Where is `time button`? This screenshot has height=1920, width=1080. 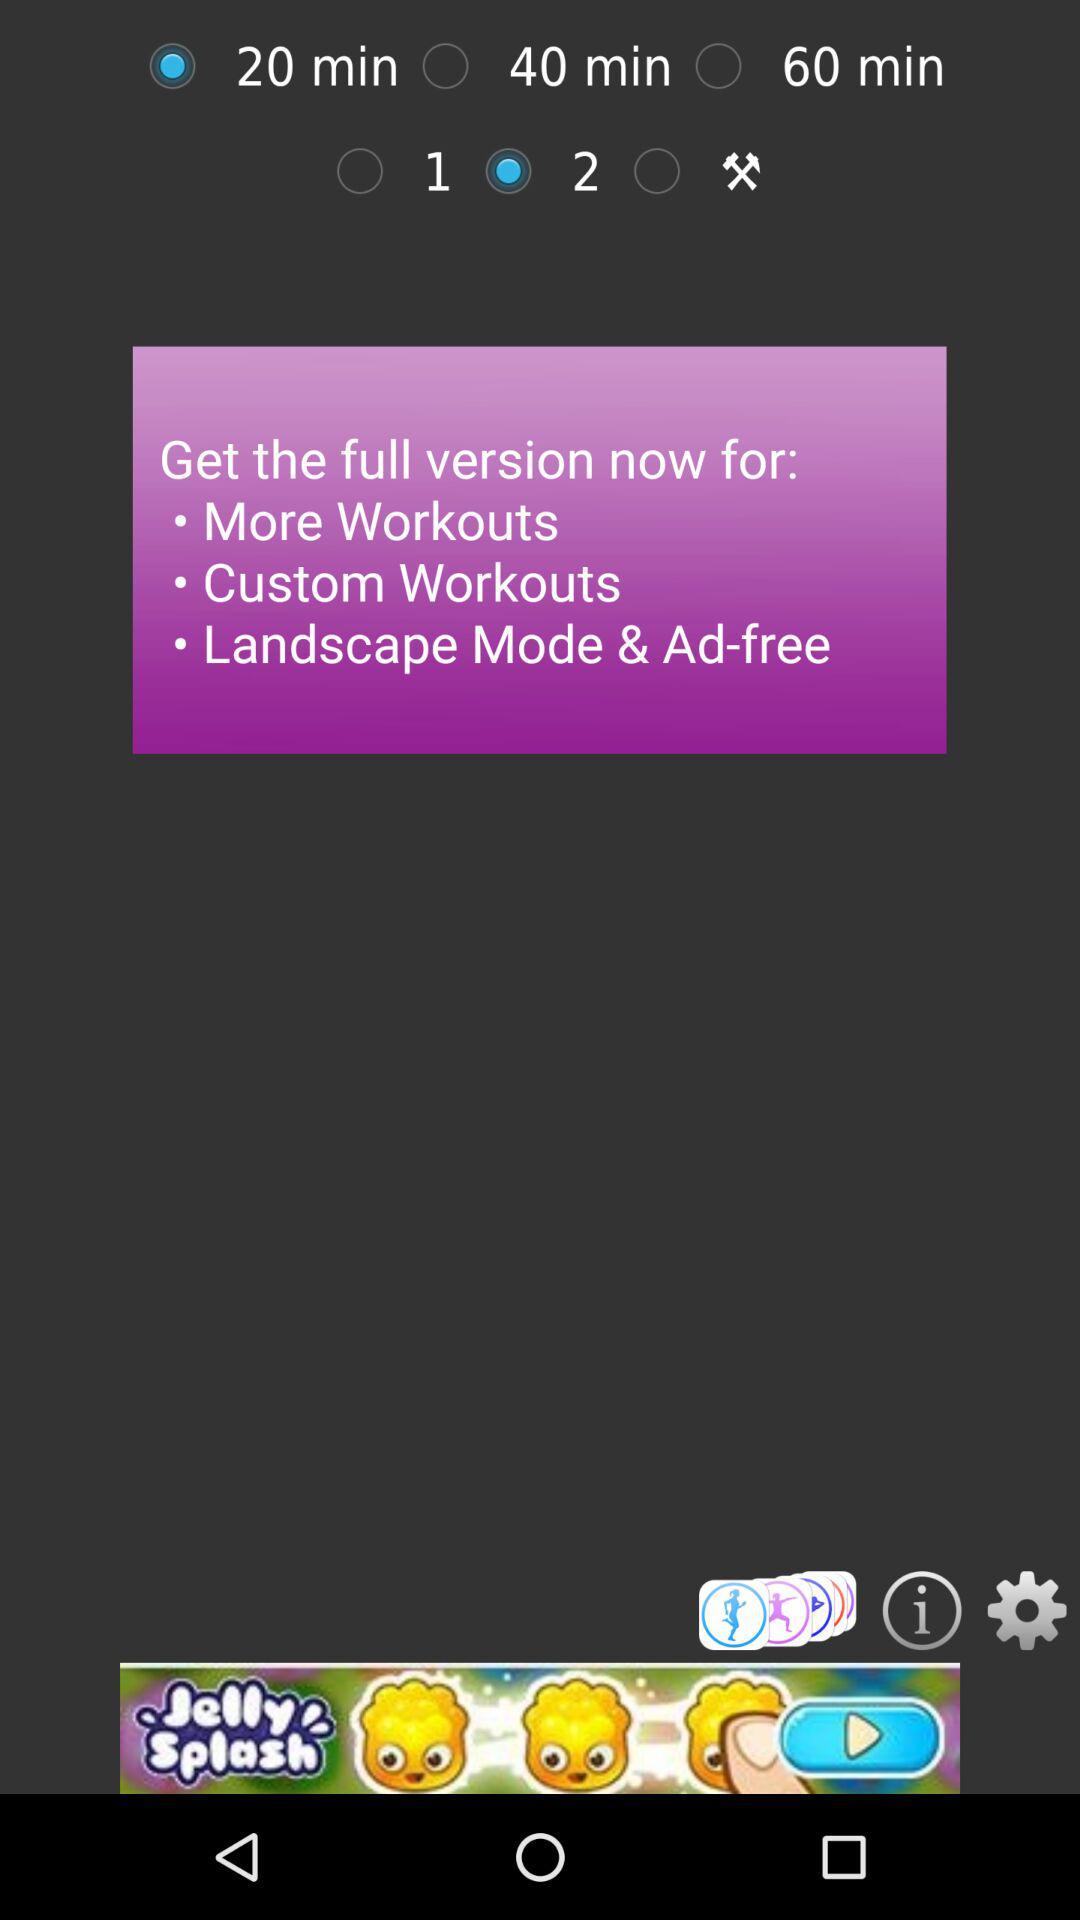 time button is located at coordinates (182, 66).